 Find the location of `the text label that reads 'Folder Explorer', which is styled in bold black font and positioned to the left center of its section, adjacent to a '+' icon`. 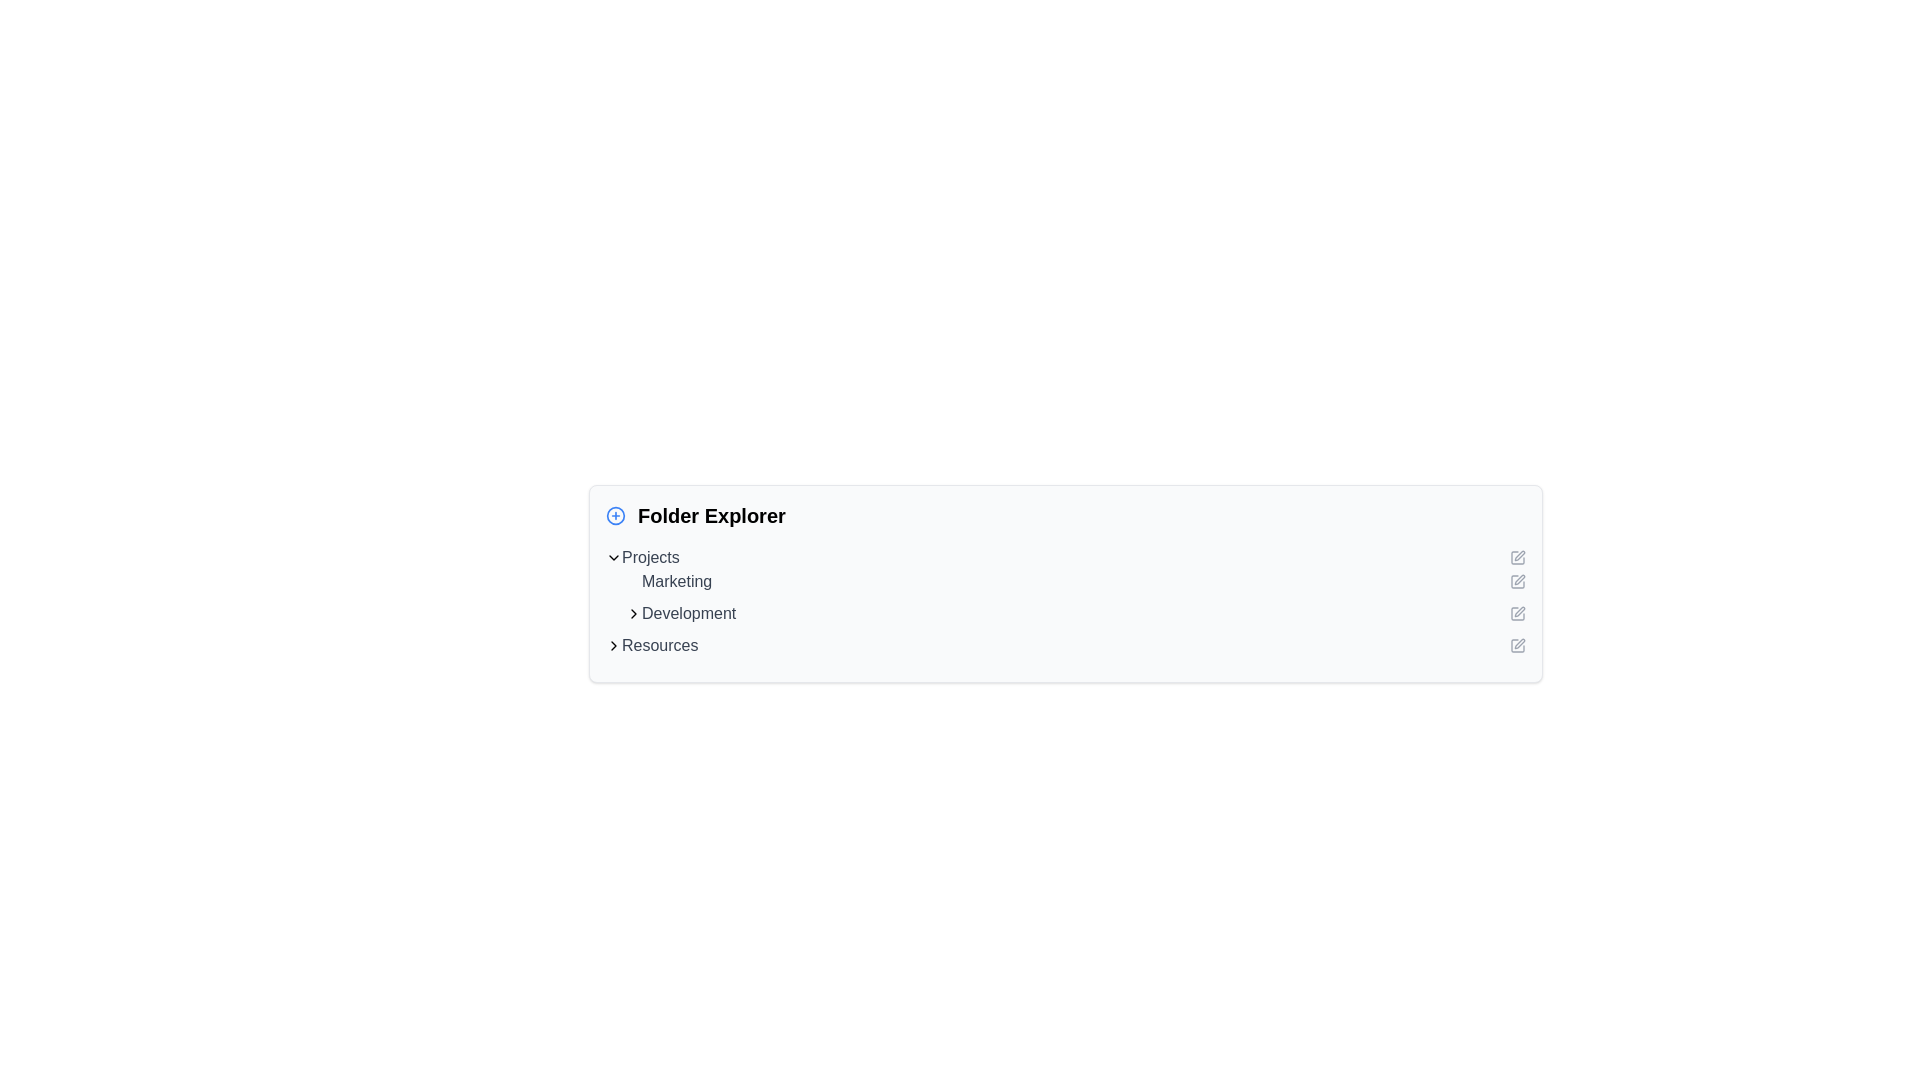

the text label that reads 'Folder Explorer', which is styled in bold black font and positioned to the left center of its section, adjacent to a '+' icon is located at coordinates (711, 515).